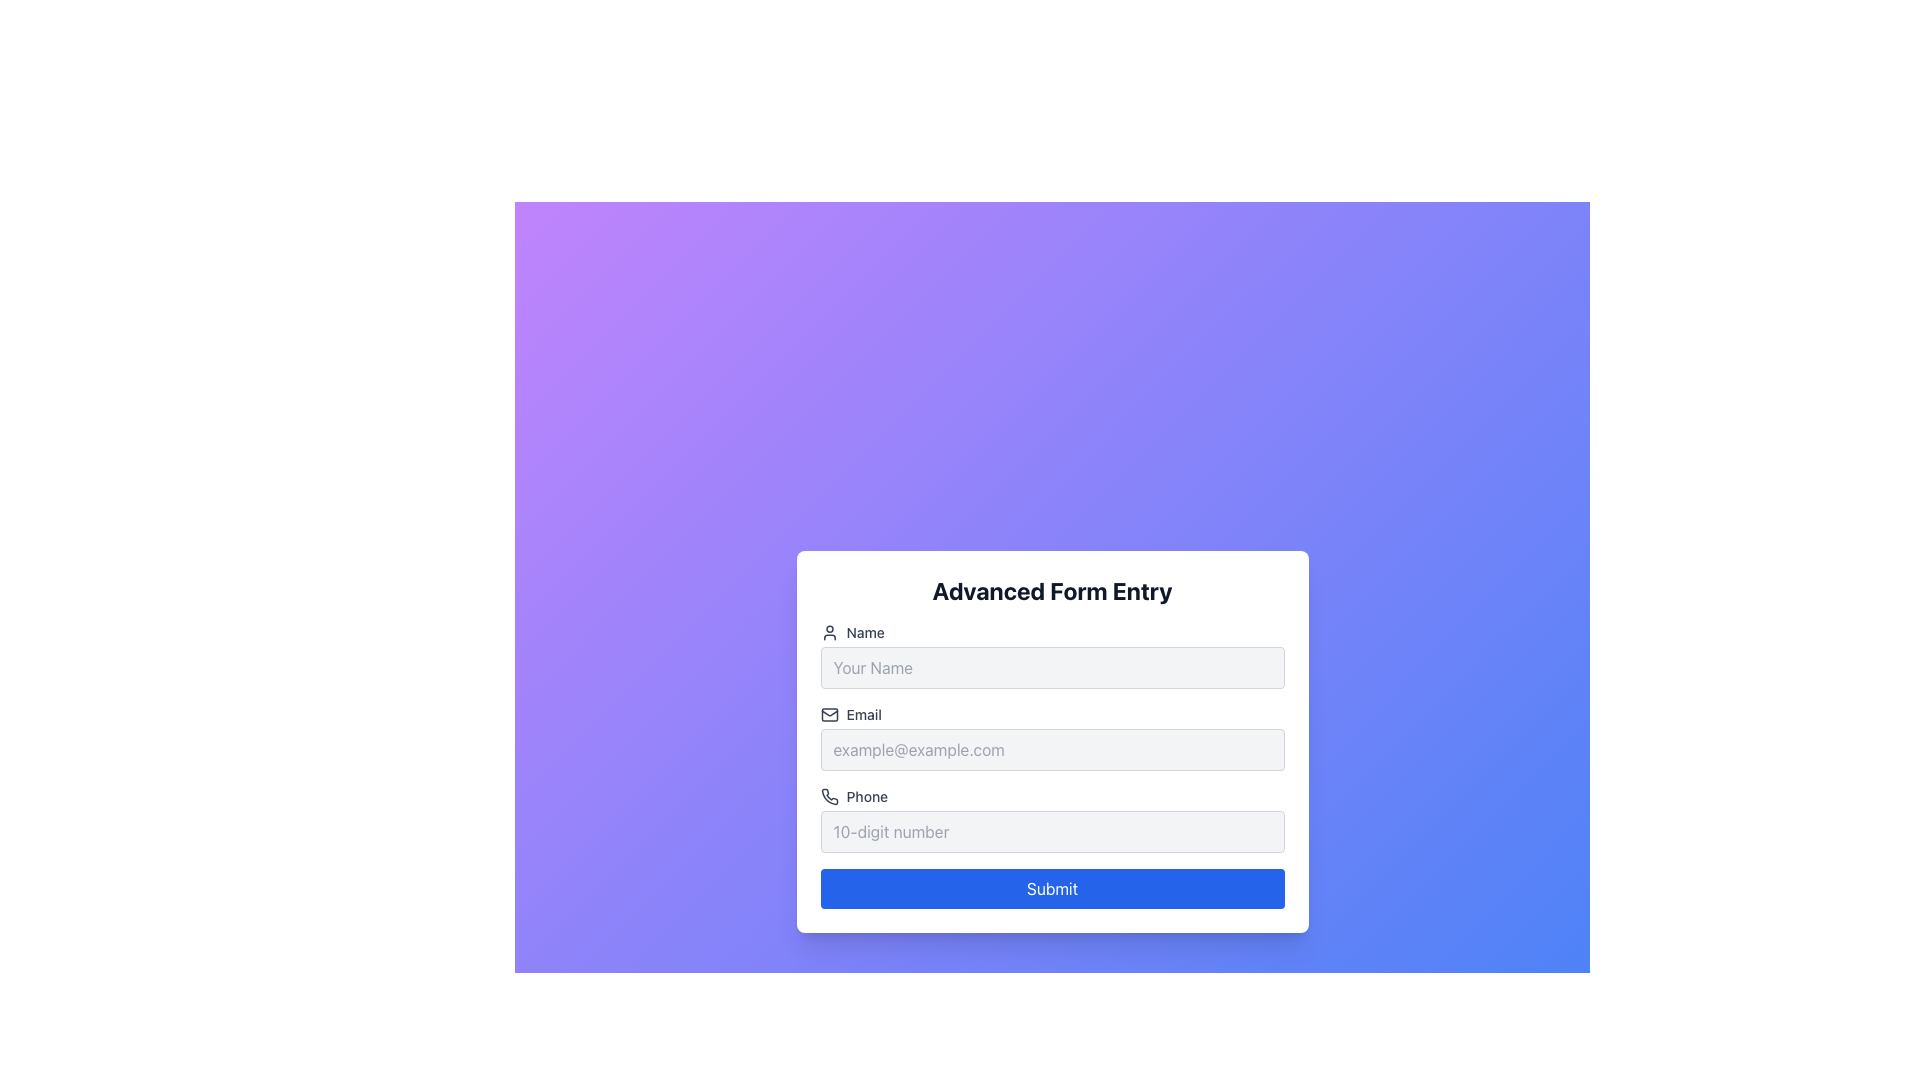  What do you see at coordinates (829, 713) in the screenshot?
I see `the email input icon located to the left of the 'Email' label in the form section` at bounding box center [829, 713].